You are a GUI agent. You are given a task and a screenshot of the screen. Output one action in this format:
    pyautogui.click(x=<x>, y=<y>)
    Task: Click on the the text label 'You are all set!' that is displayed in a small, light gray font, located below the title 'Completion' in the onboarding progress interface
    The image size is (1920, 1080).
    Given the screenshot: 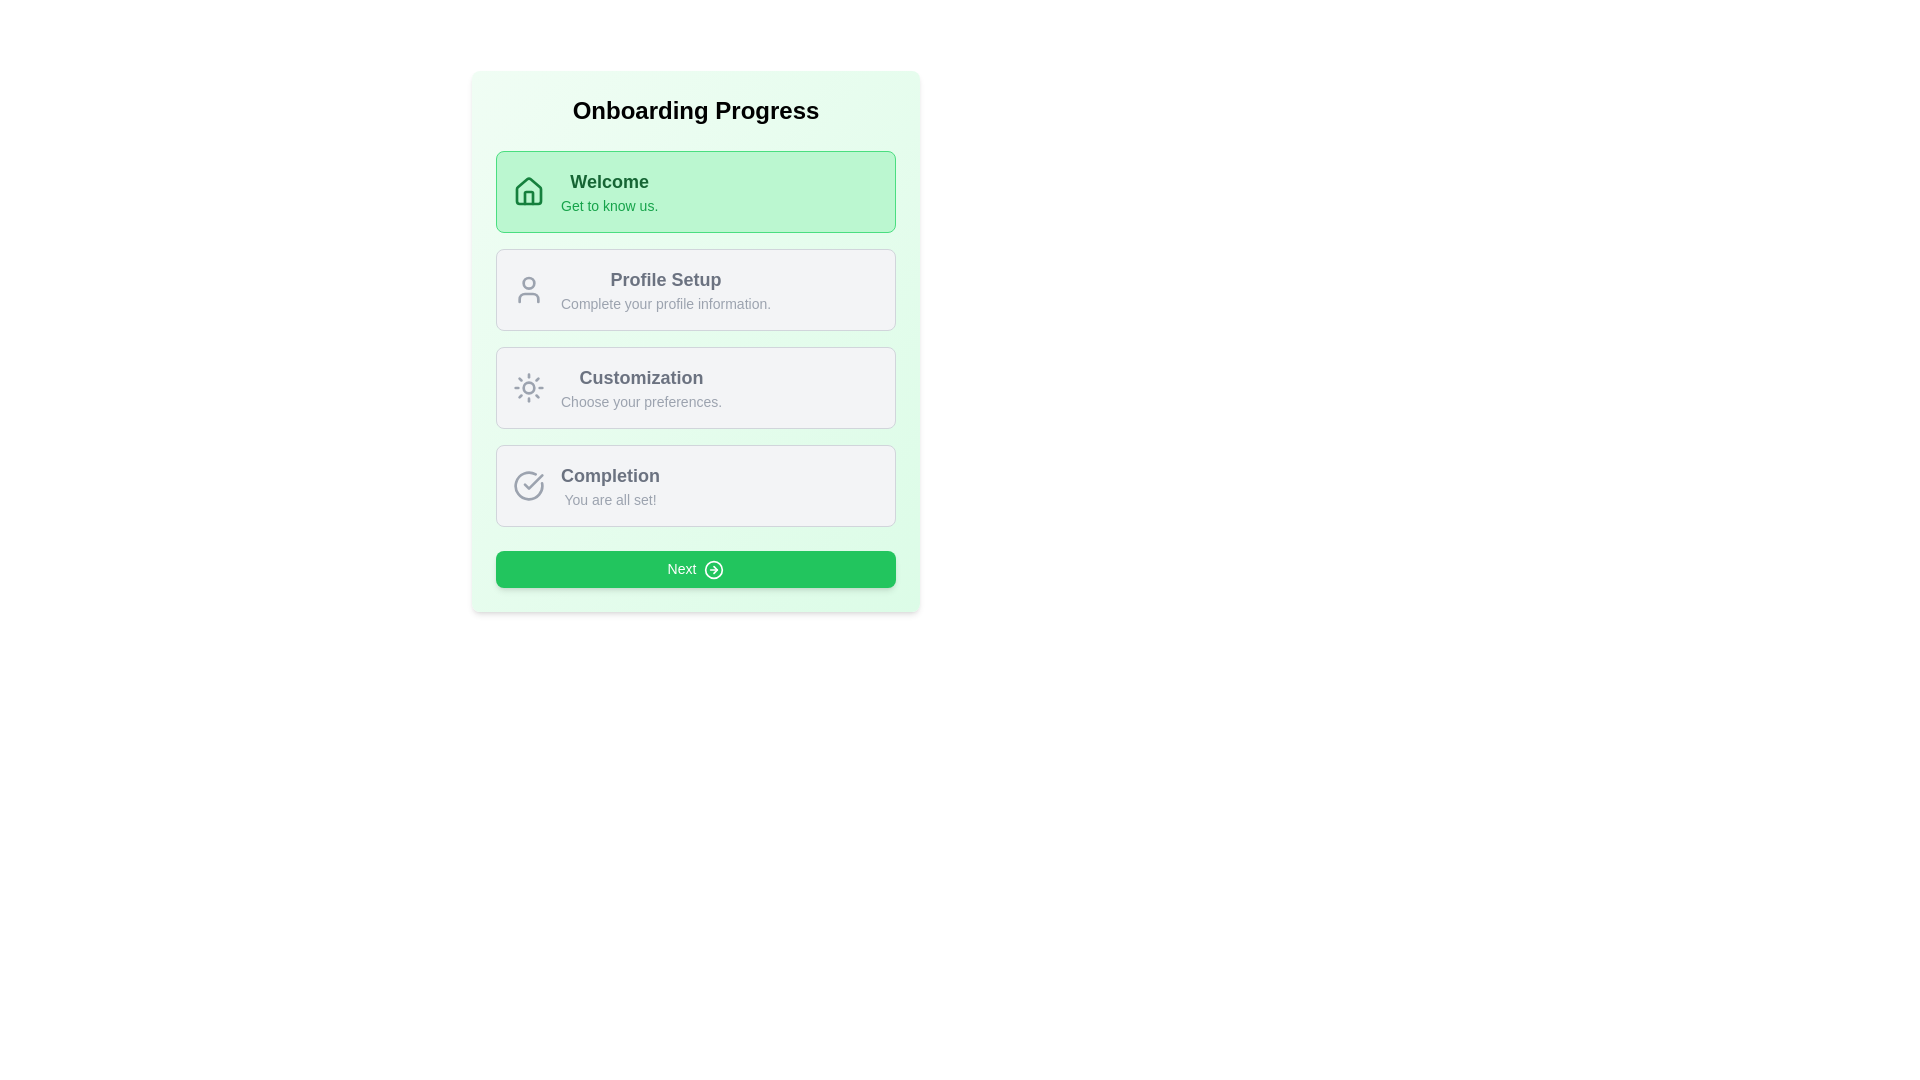 What is the action you would take?
    pyautogui.click(x=609, y=499)
    